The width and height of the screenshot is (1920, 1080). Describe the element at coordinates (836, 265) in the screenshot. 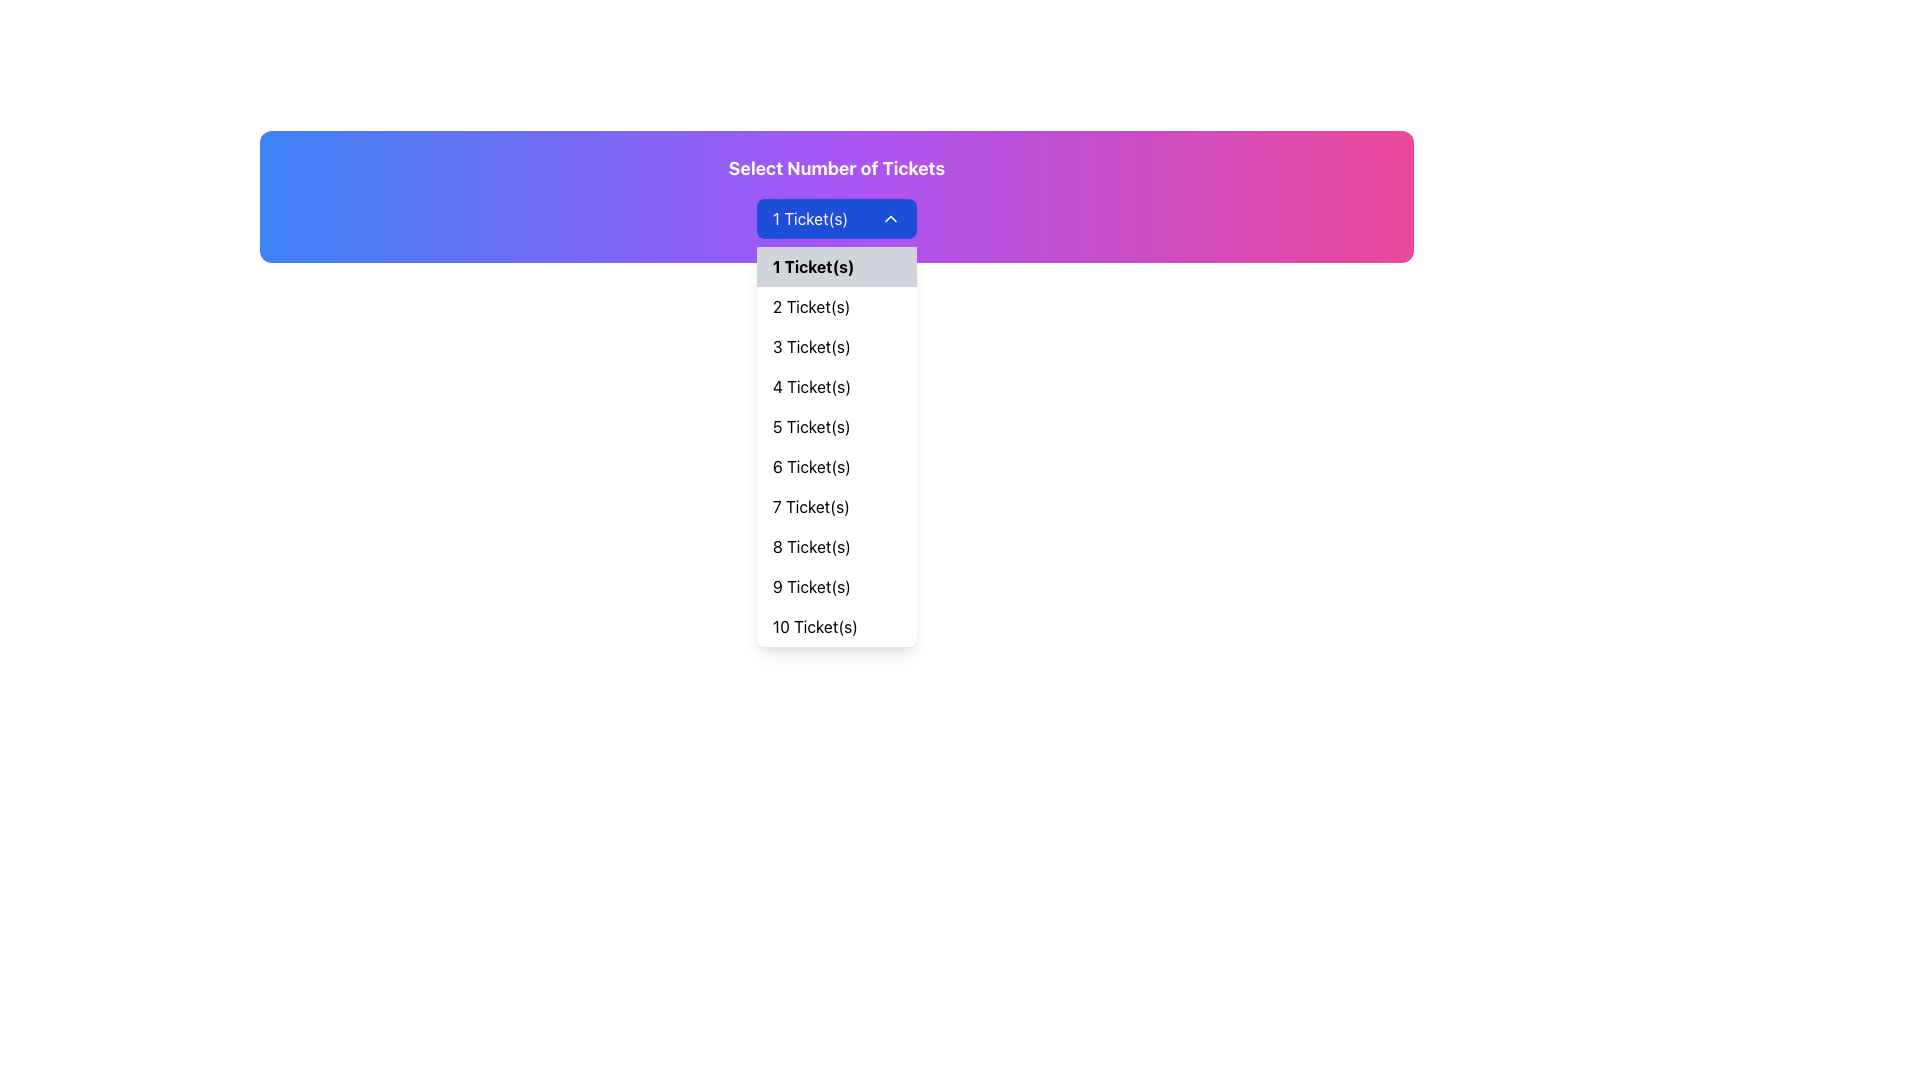

I see `the '1 Ticket(s)' text item in the dropdown menu` at that location.